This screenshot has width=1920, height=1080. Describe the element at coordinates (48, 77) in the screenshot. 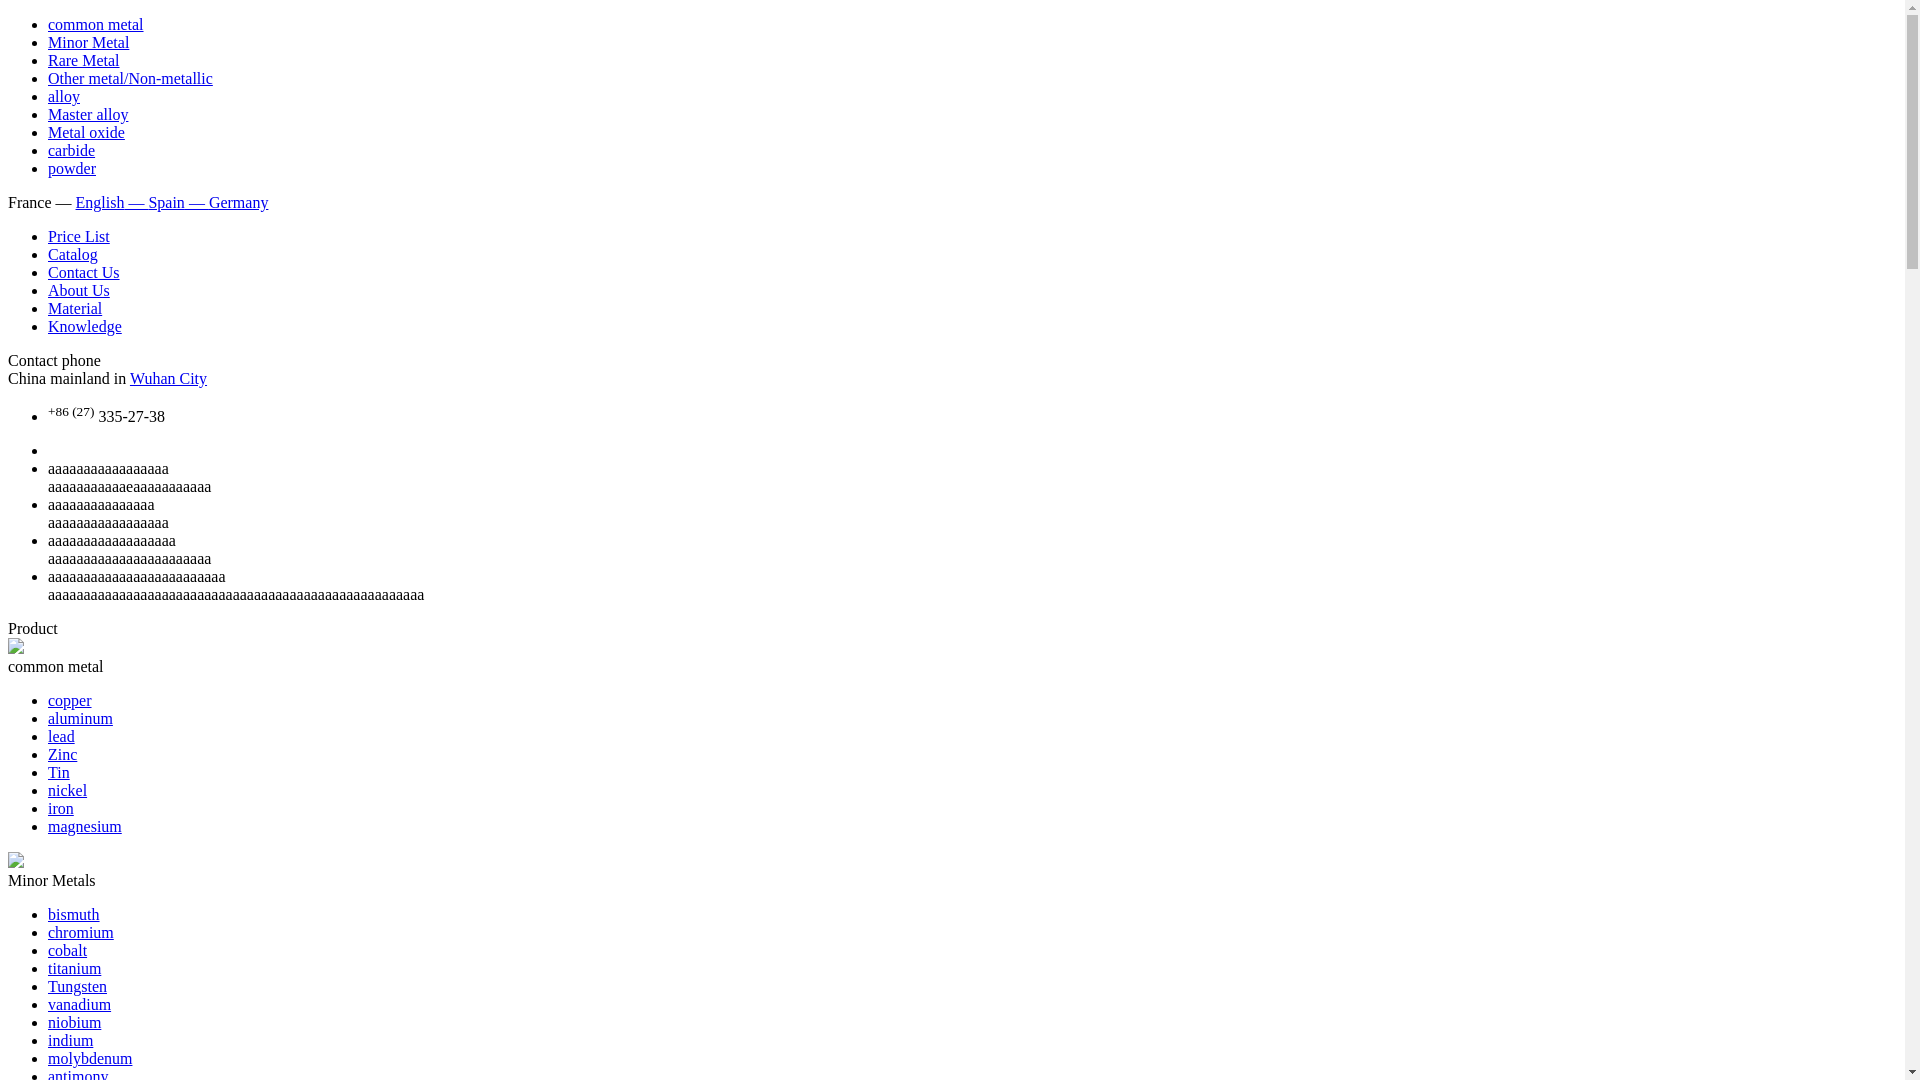

I see `'Other metal/Non-metallic'` at that location.